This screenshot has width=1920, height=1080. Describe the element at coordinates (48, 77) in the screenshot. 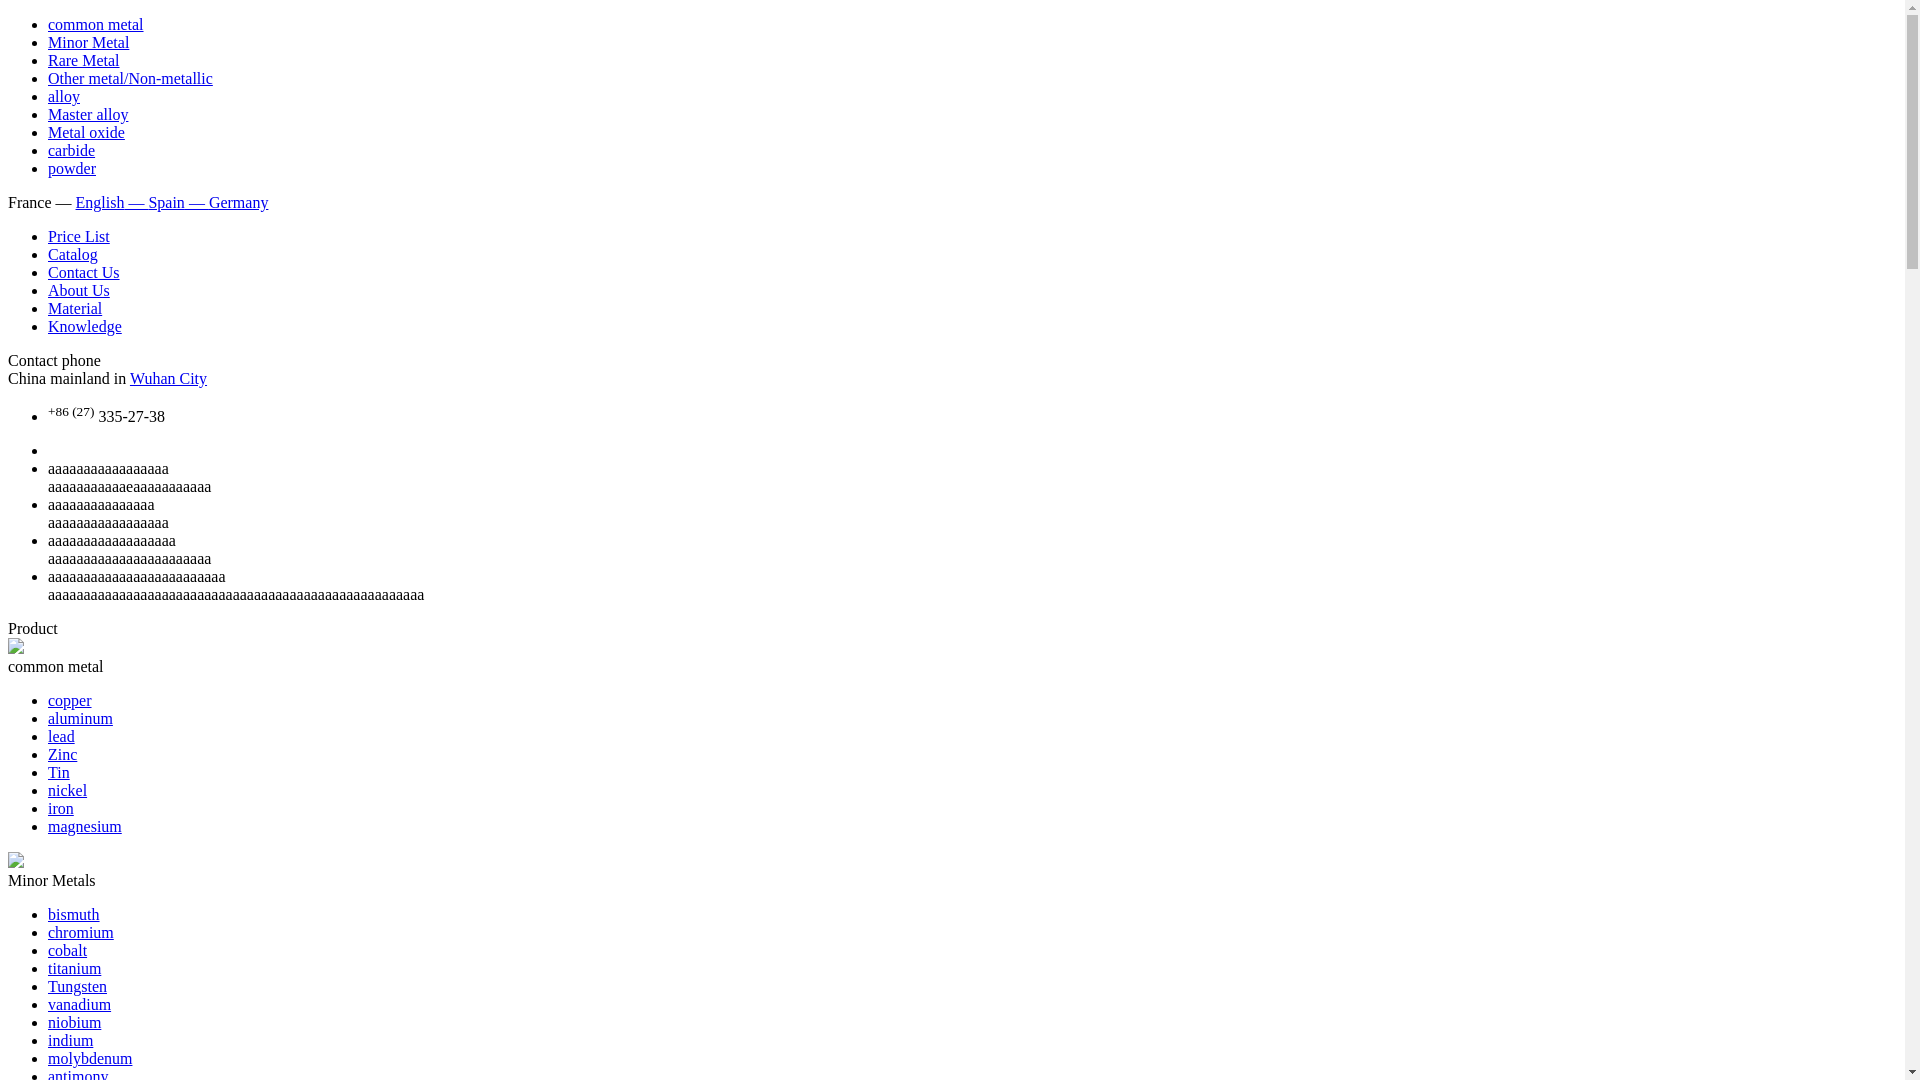

I see `'Other metal/Non-metallic'` at that location.